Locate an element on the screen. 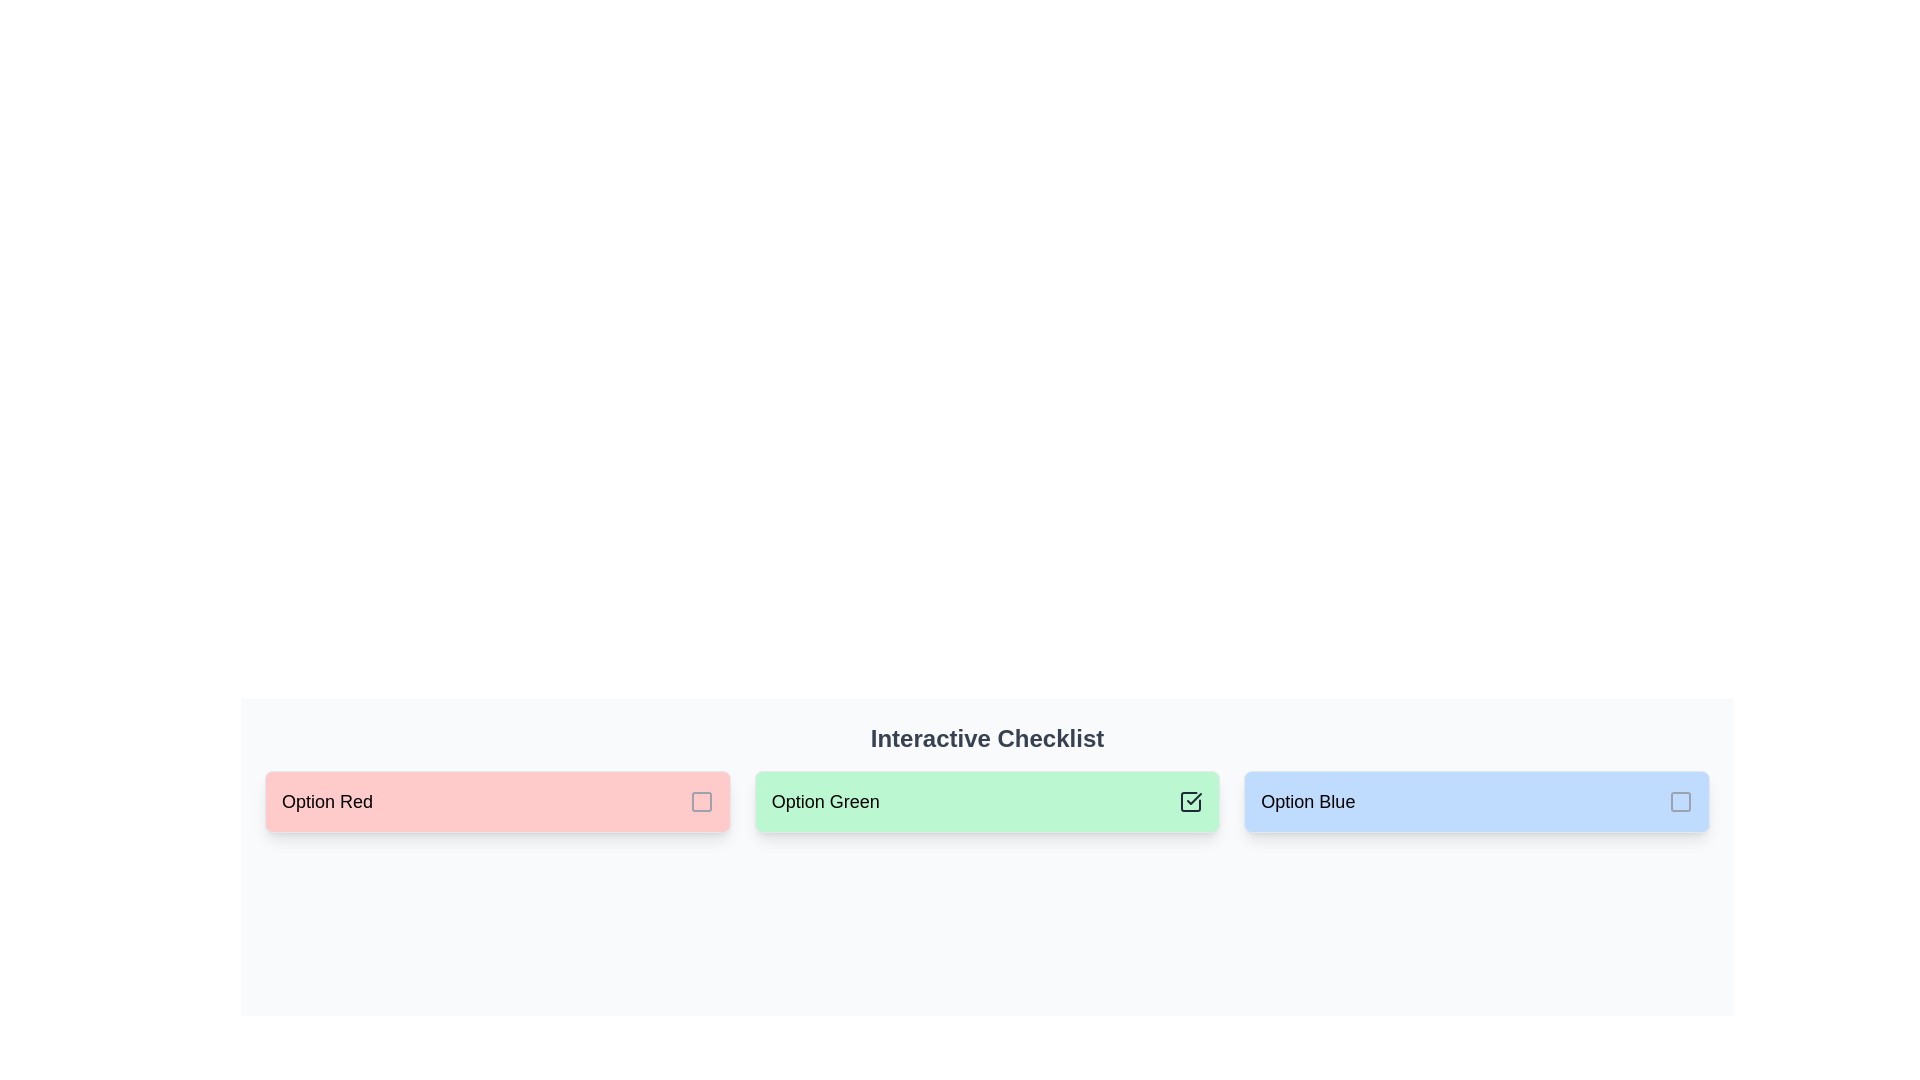  the checkbox with a checkmark indicating a selected state is located at coordinates (1191, 801).